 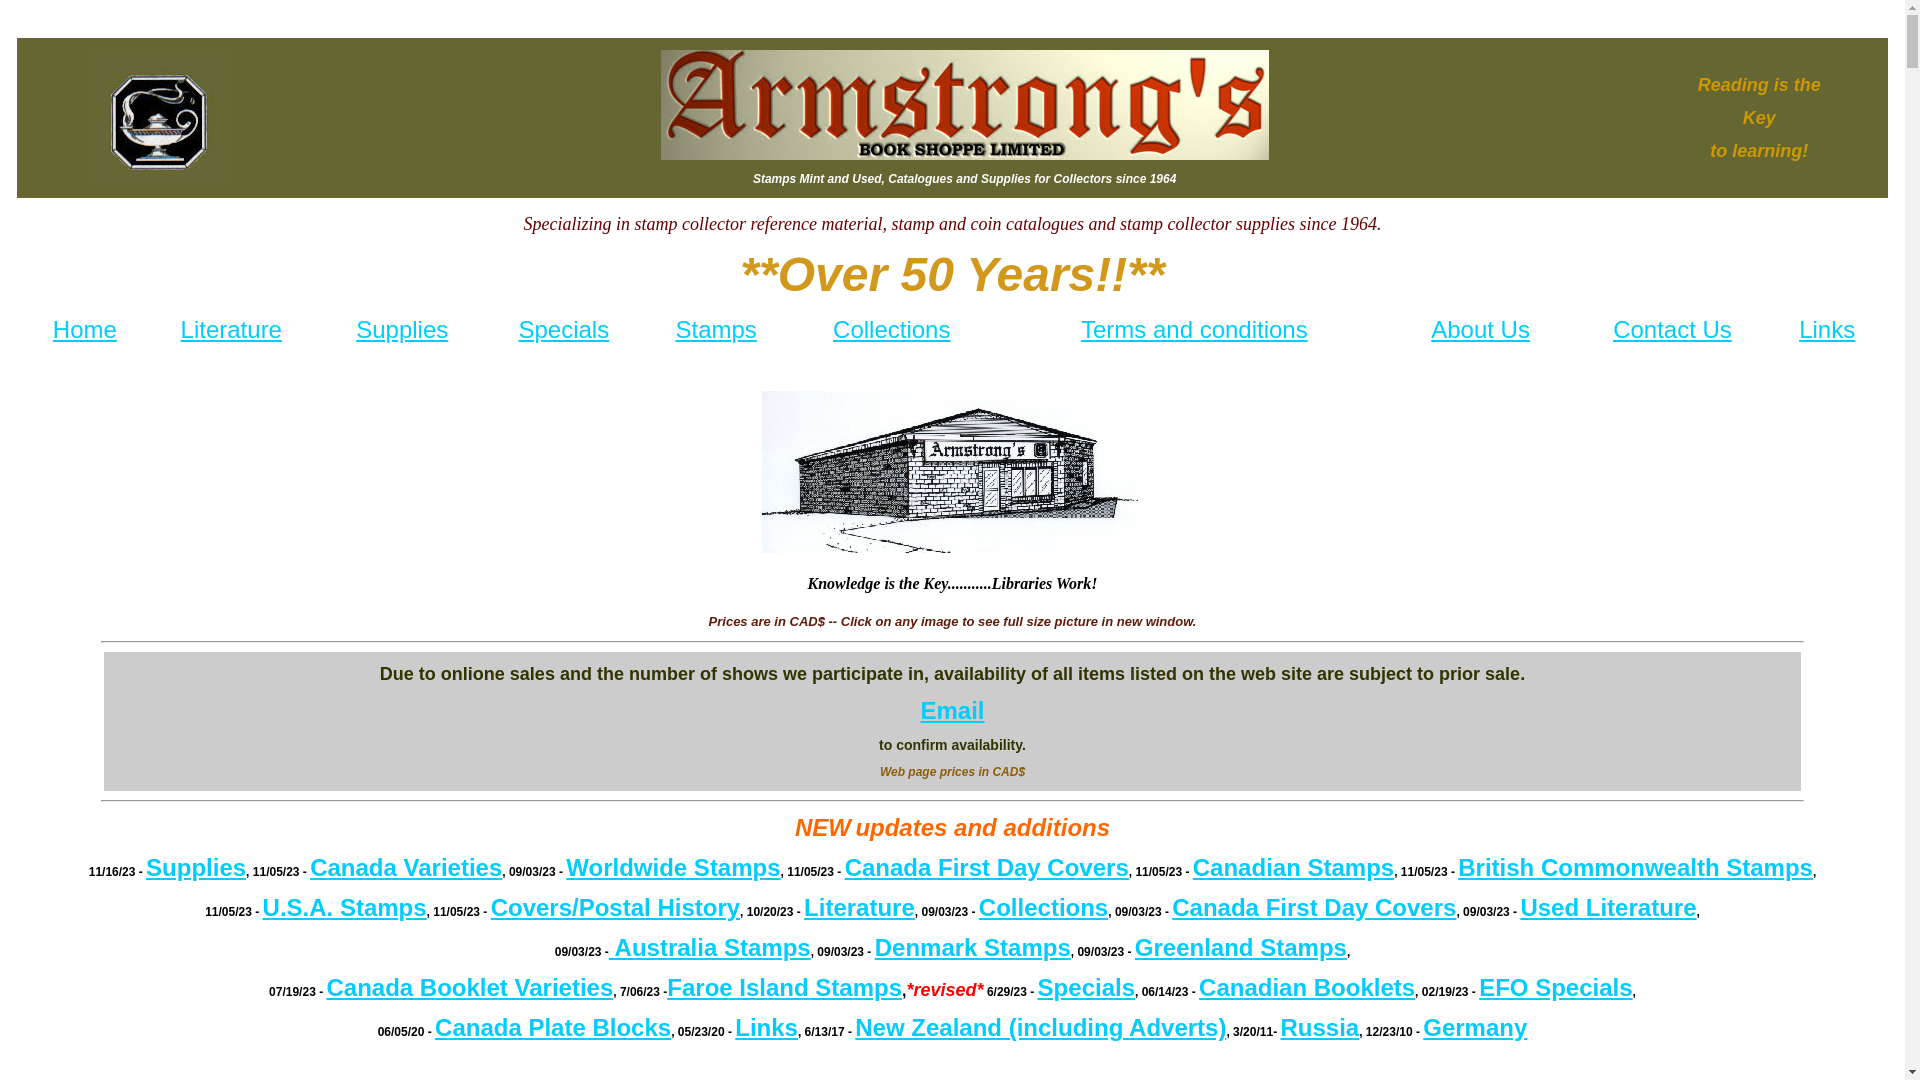 I want to click on 'Literature', so click(x=859, y=907).